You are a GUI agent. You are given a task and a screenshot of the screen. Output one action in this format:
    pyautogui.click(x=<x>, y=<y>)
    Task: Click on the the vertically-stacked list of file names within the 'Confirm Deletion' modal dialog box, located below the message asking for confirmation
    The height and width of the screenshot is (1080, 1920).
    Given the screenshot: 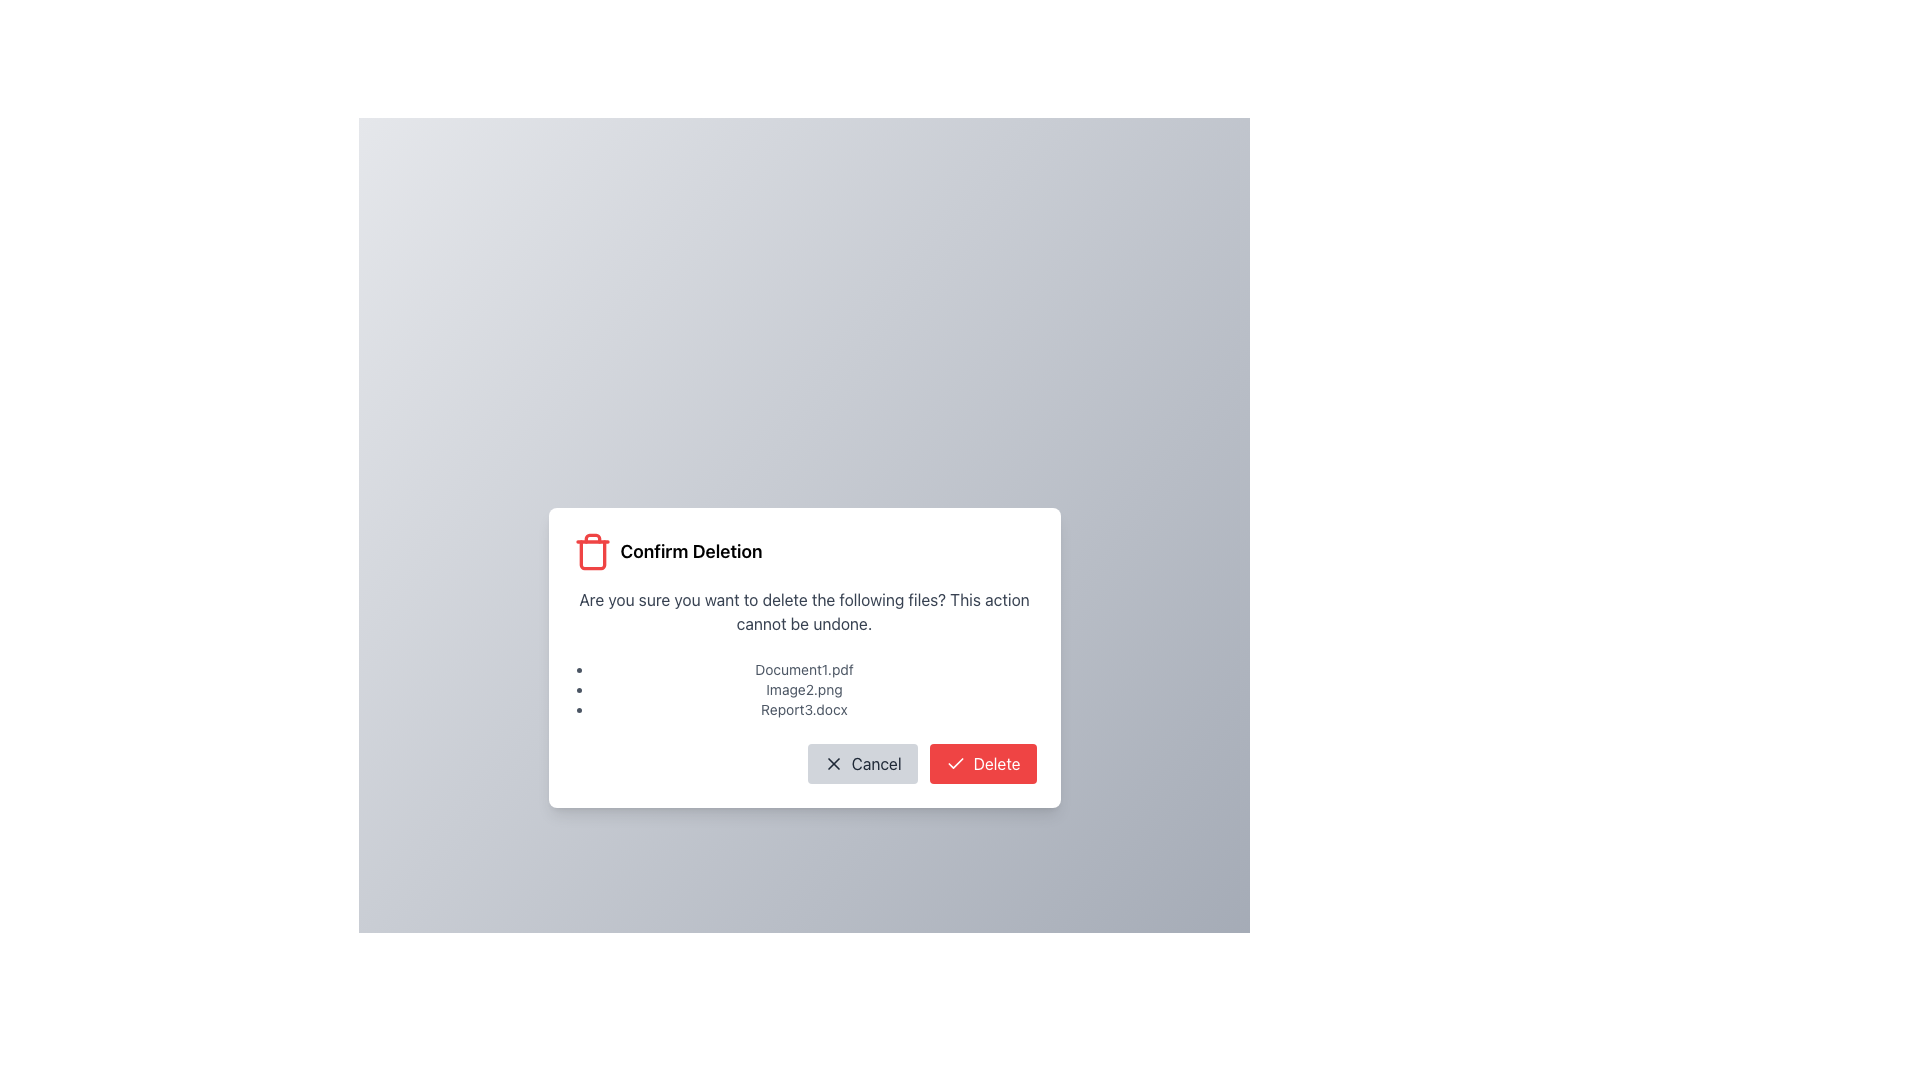 What is the action you would take?
    pyautogui.click(x=804, y=689)
    